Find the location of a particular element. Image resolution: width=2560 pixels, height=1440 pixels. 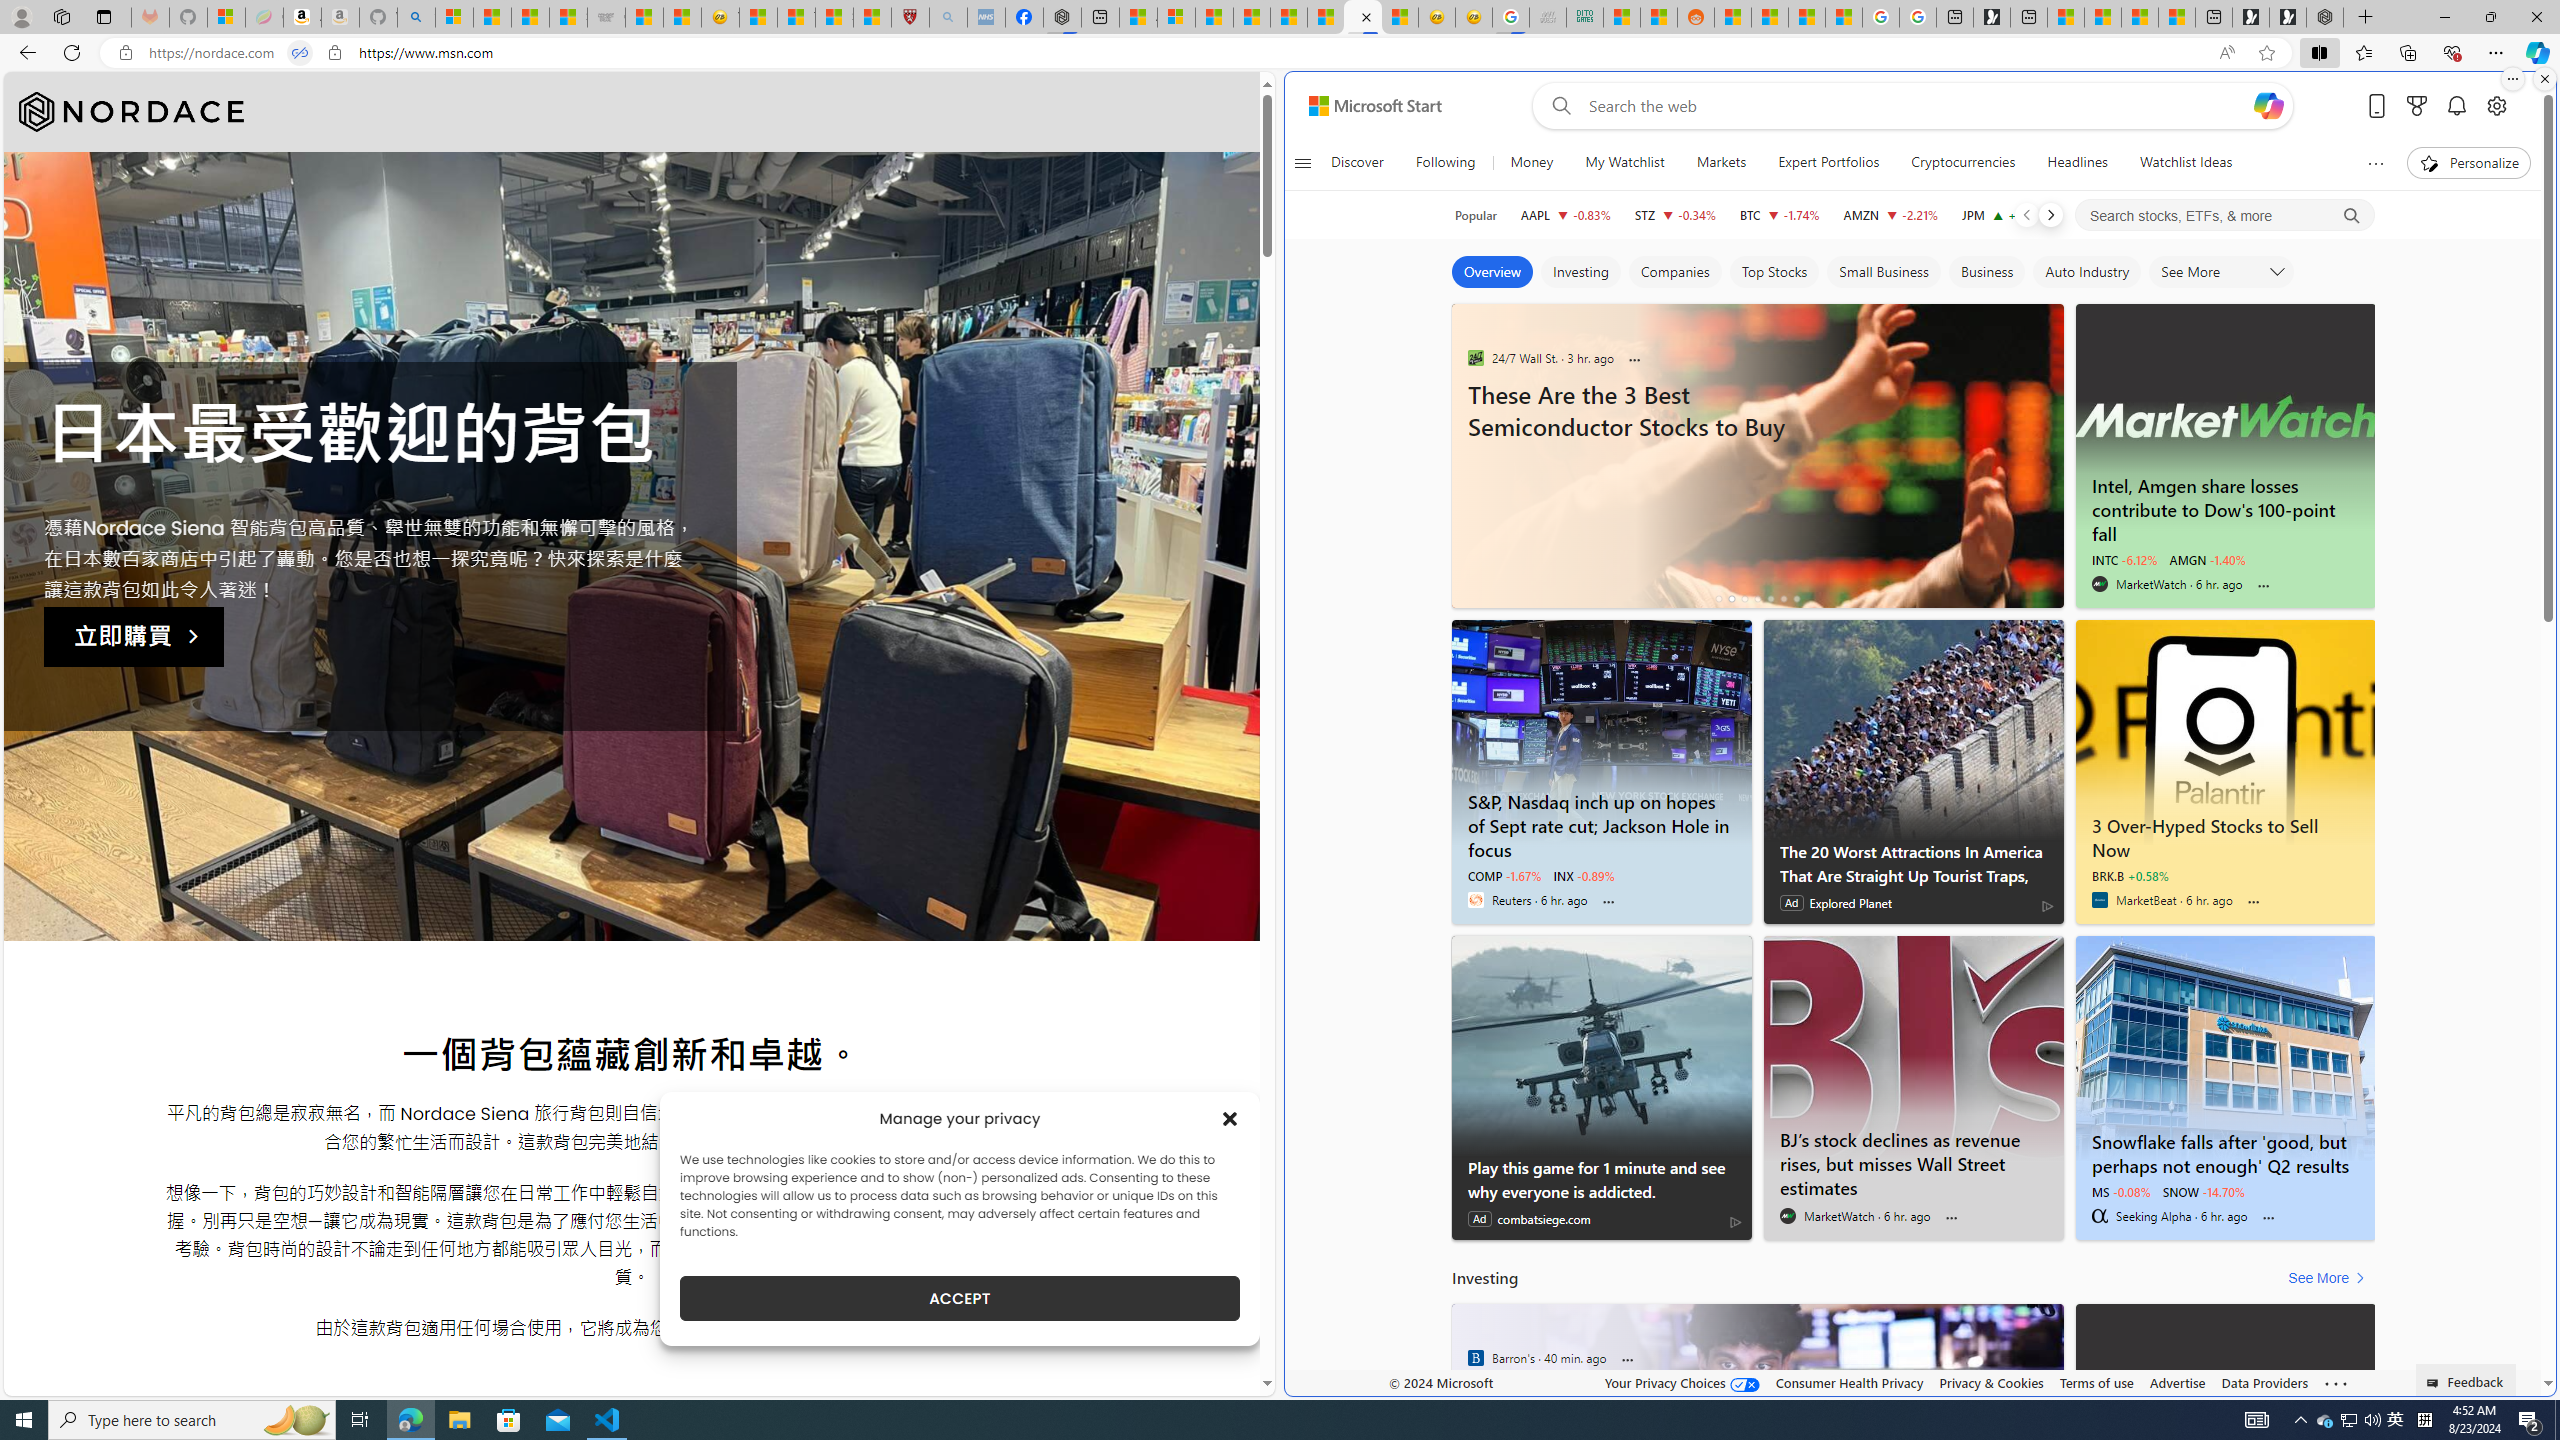

'Class: button-glyph' is located at coordinates (1303, 162).